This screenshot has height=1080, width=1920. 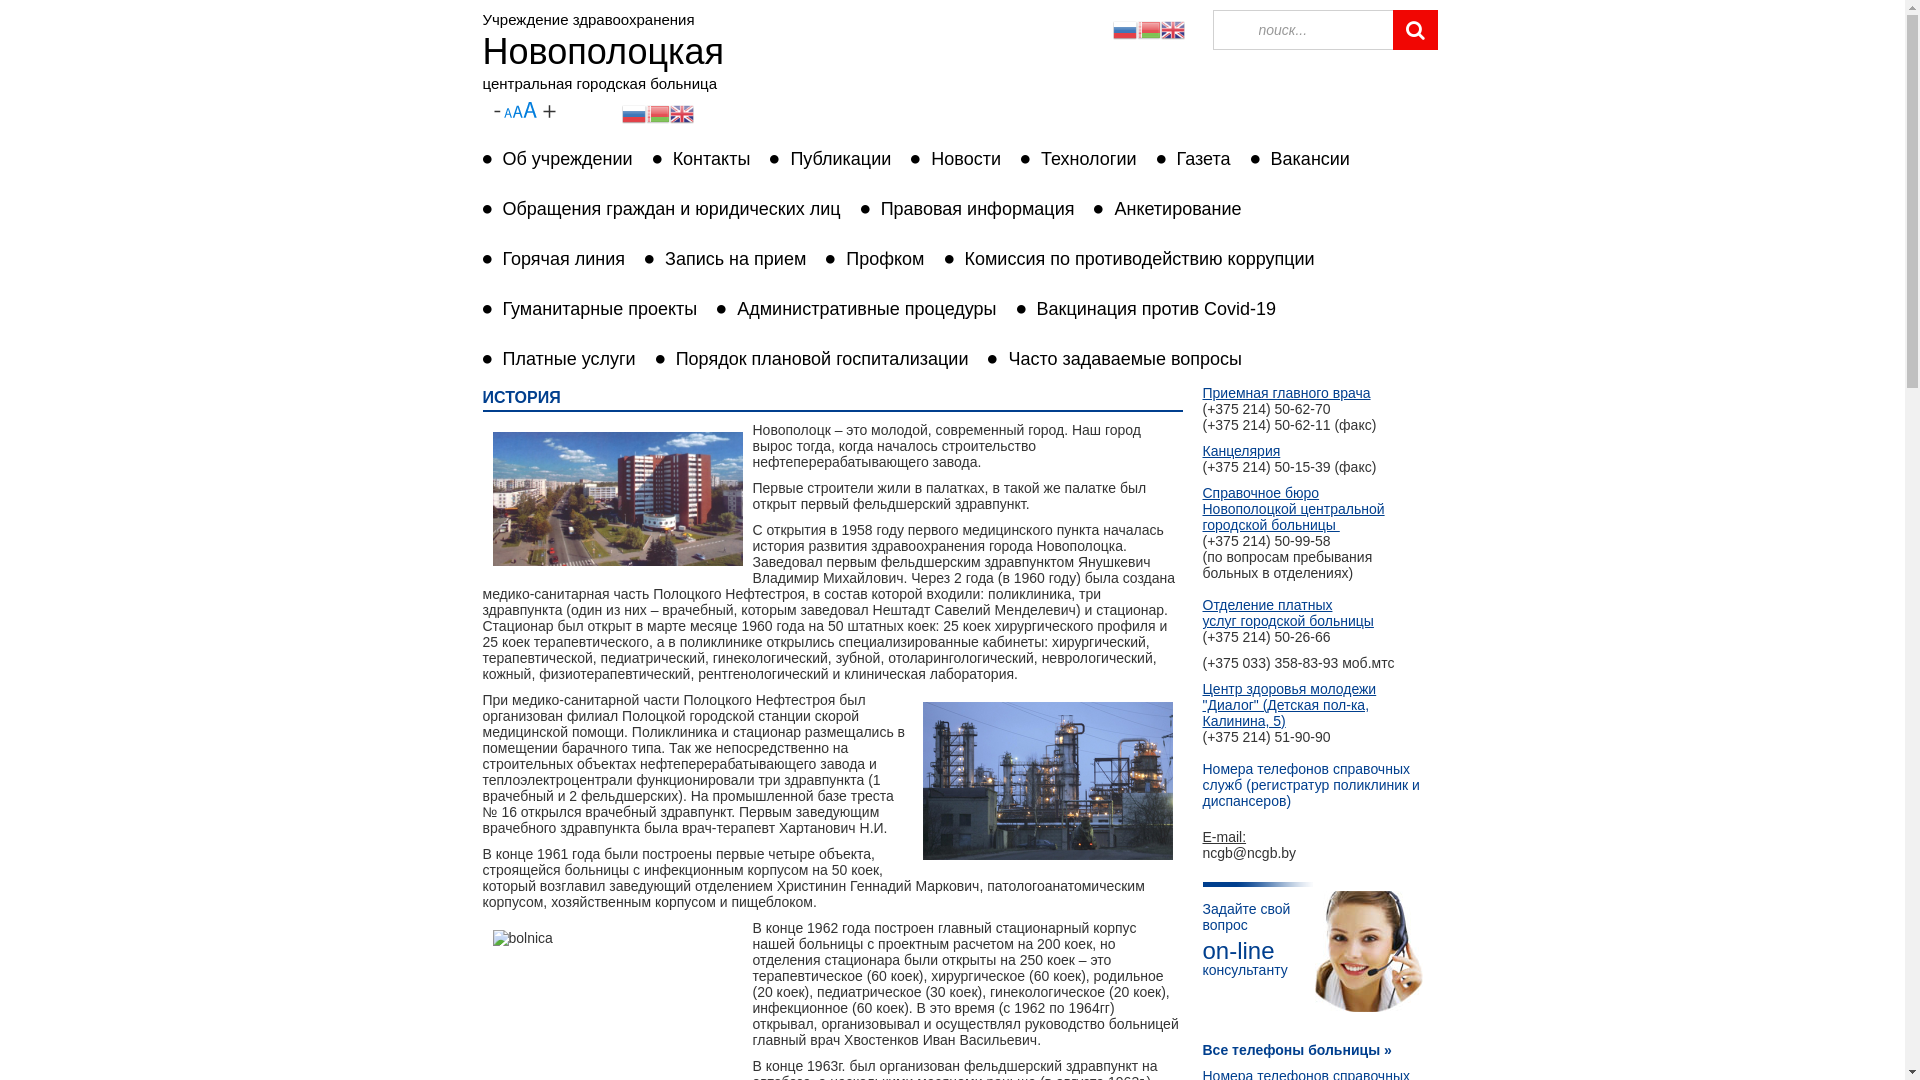 I want to click on 'English', so click(x=1171, y=29).